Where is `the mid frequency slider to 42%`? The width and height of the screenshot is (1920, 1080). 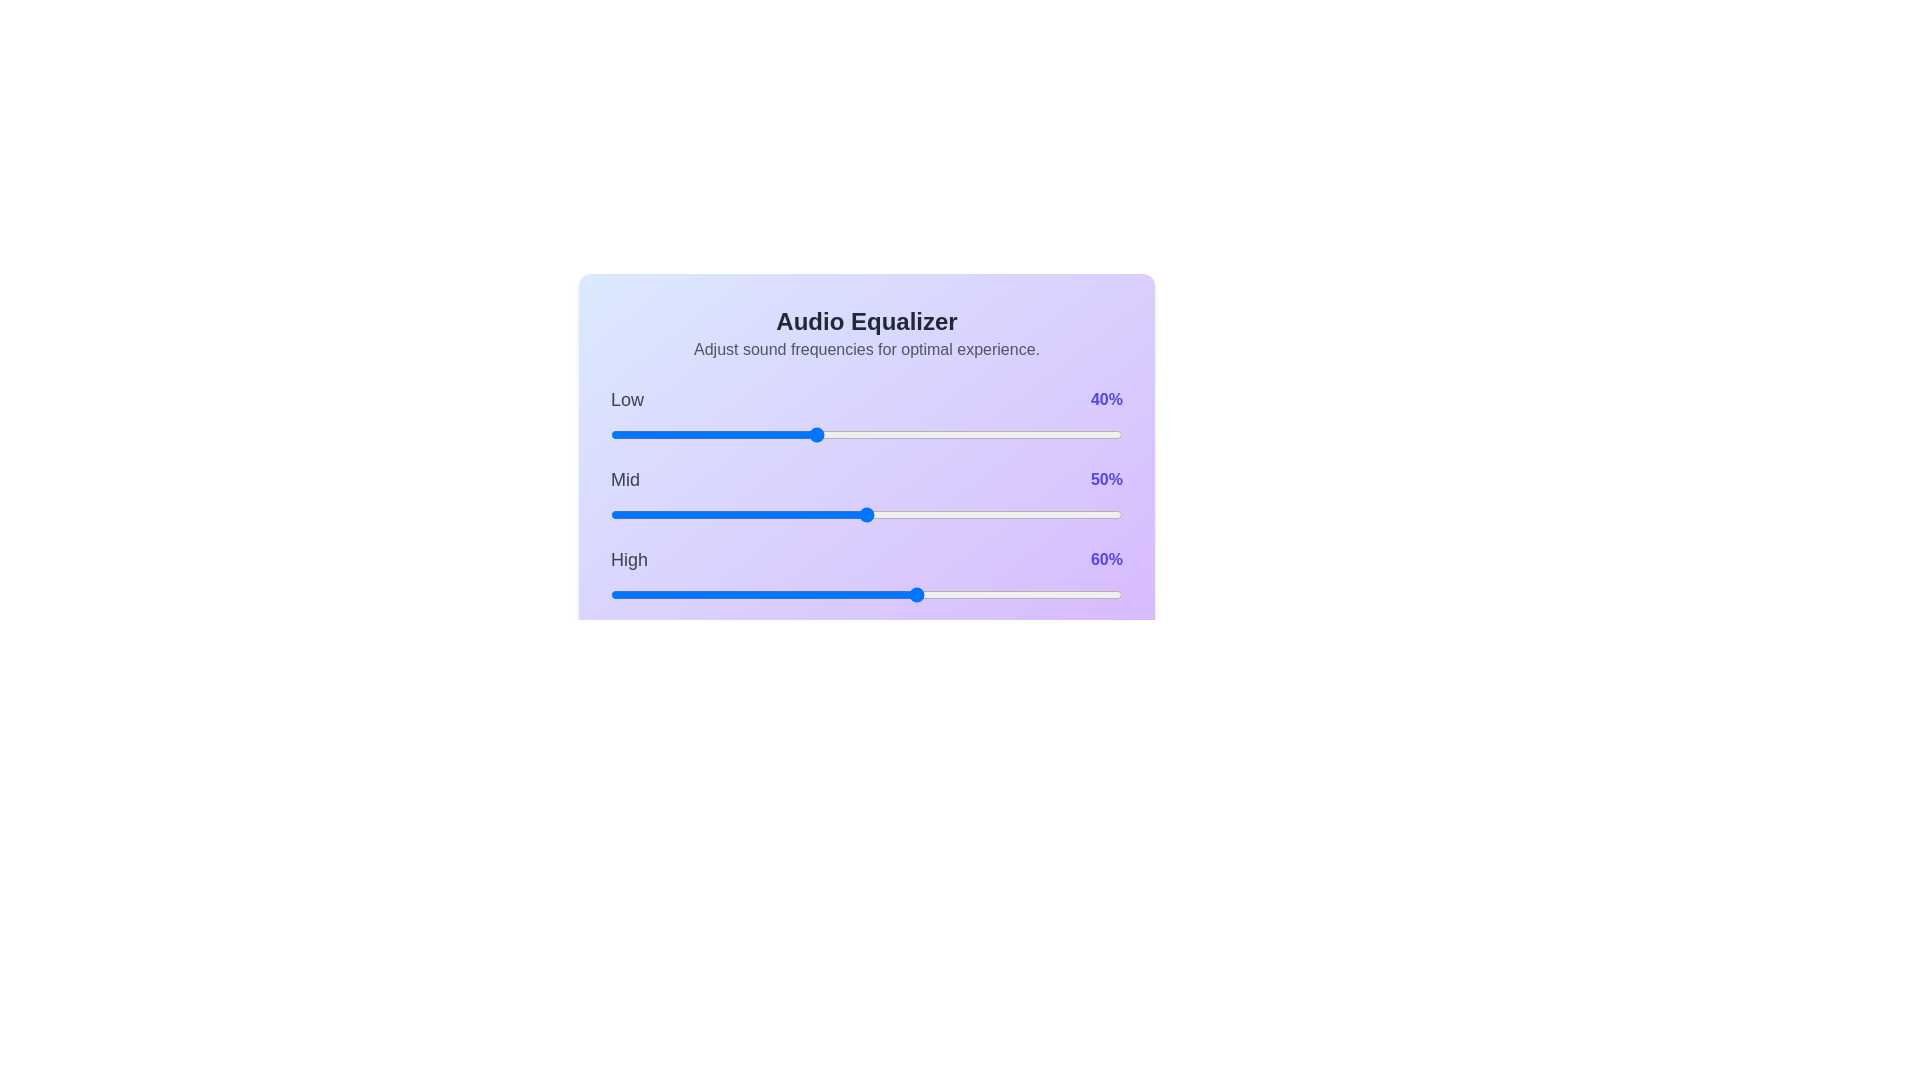 the mid frequency slider to 42% is located at coordinates (825, 514).